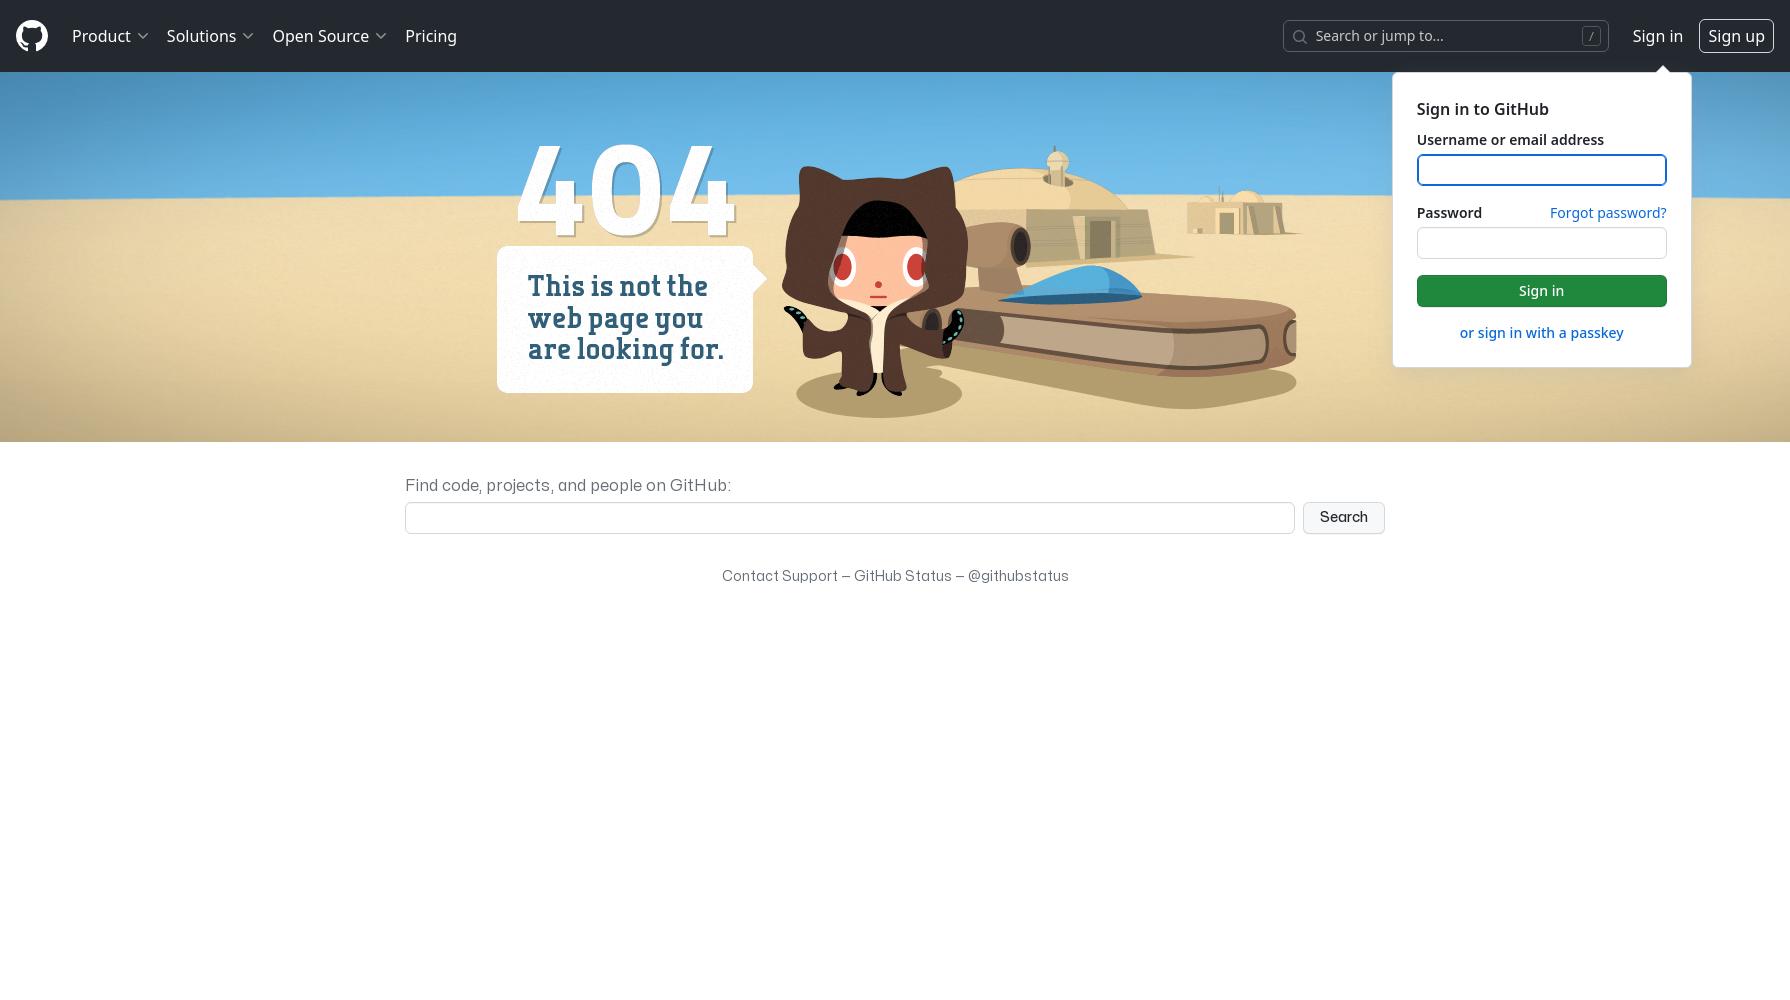  What do you see at coordinates (349, 172) in the screenshot?
I see `'The ReadME Project'` at bounding box center [349, 172].